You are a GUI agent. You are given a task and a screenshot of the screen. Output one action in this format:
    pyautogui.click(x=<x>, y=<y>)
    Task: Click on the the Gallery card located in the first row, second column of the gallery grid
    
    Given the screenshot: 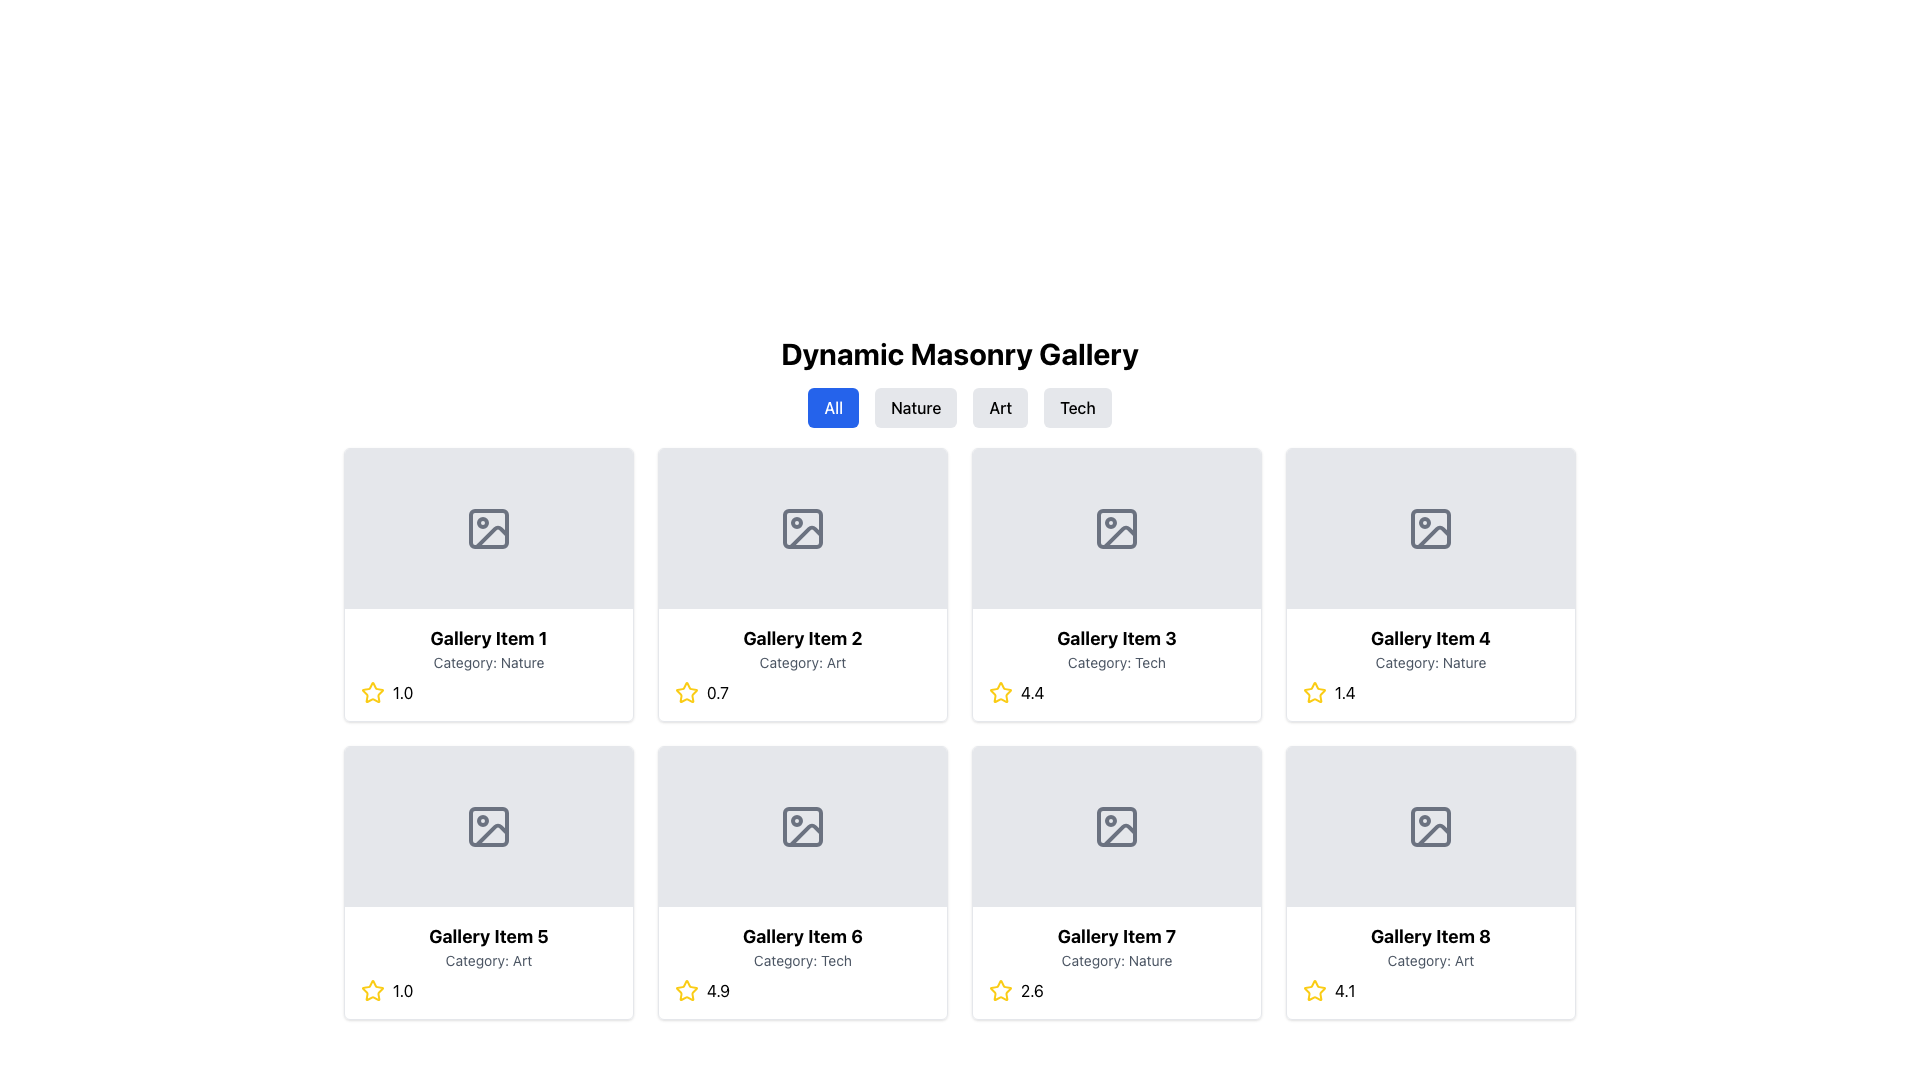 What is the action you would take?
    pyautogui.click(x=802, y=585)
    